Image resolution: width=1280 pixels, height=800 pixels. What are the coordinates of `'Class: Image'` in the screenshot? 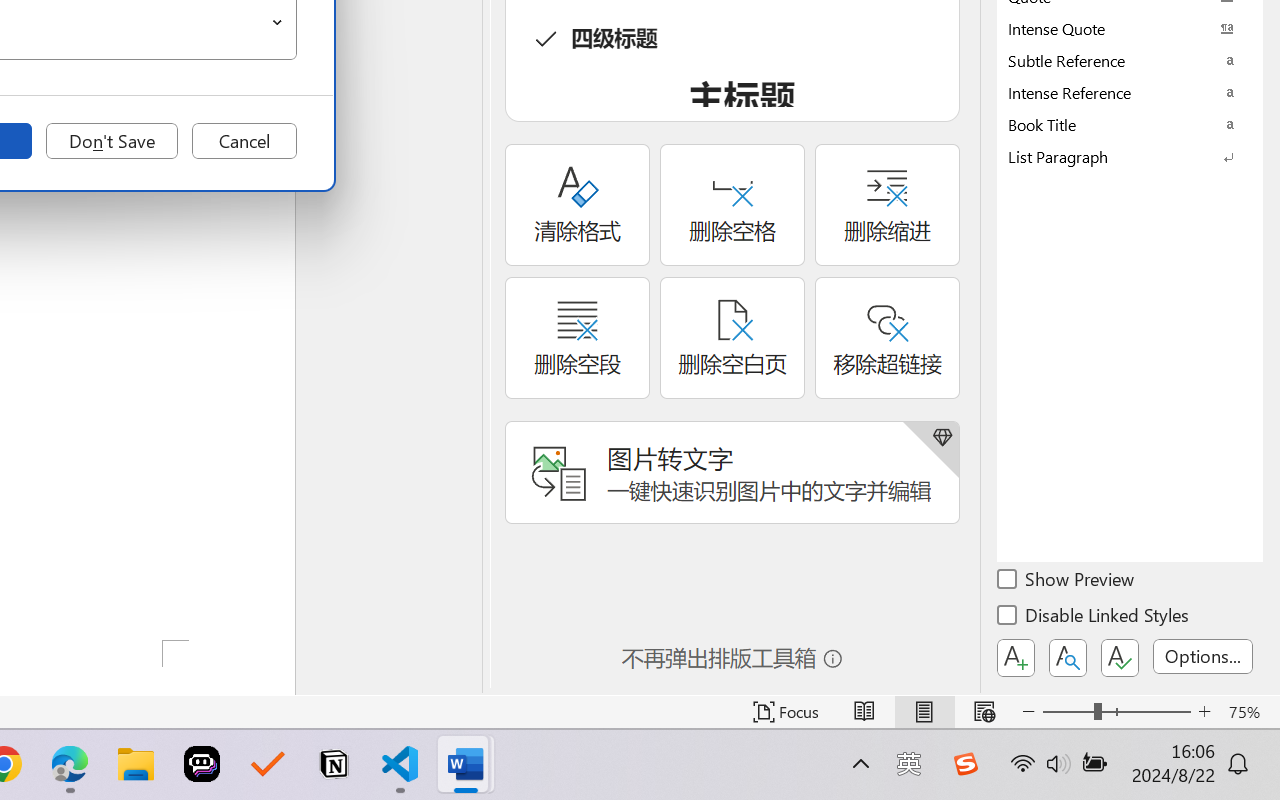 It's located at (965, 764).